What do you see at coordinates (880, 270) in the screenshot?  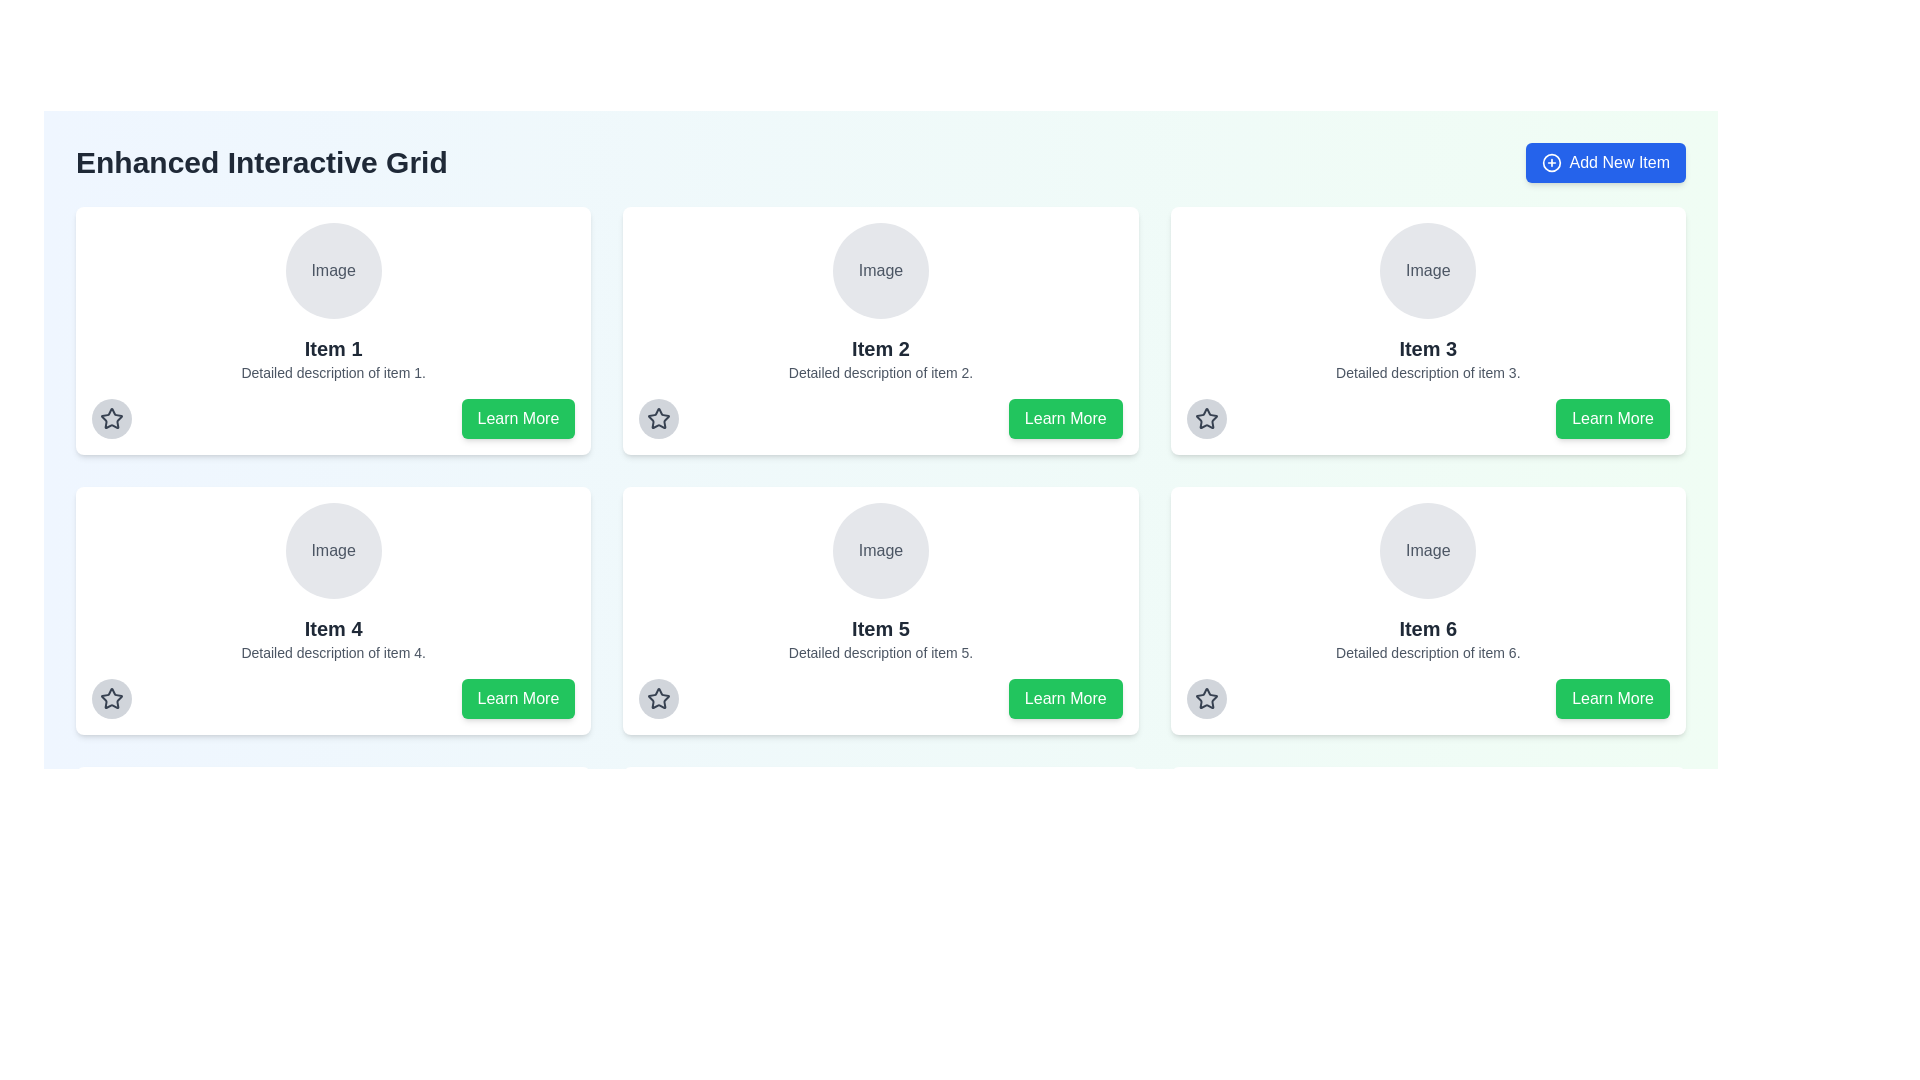 I see `the text label 'Image' styled in gray color, located centrally within a circular area in the second card of the grid layout labeled 'Item 2'` at bounding box center [880, 270].